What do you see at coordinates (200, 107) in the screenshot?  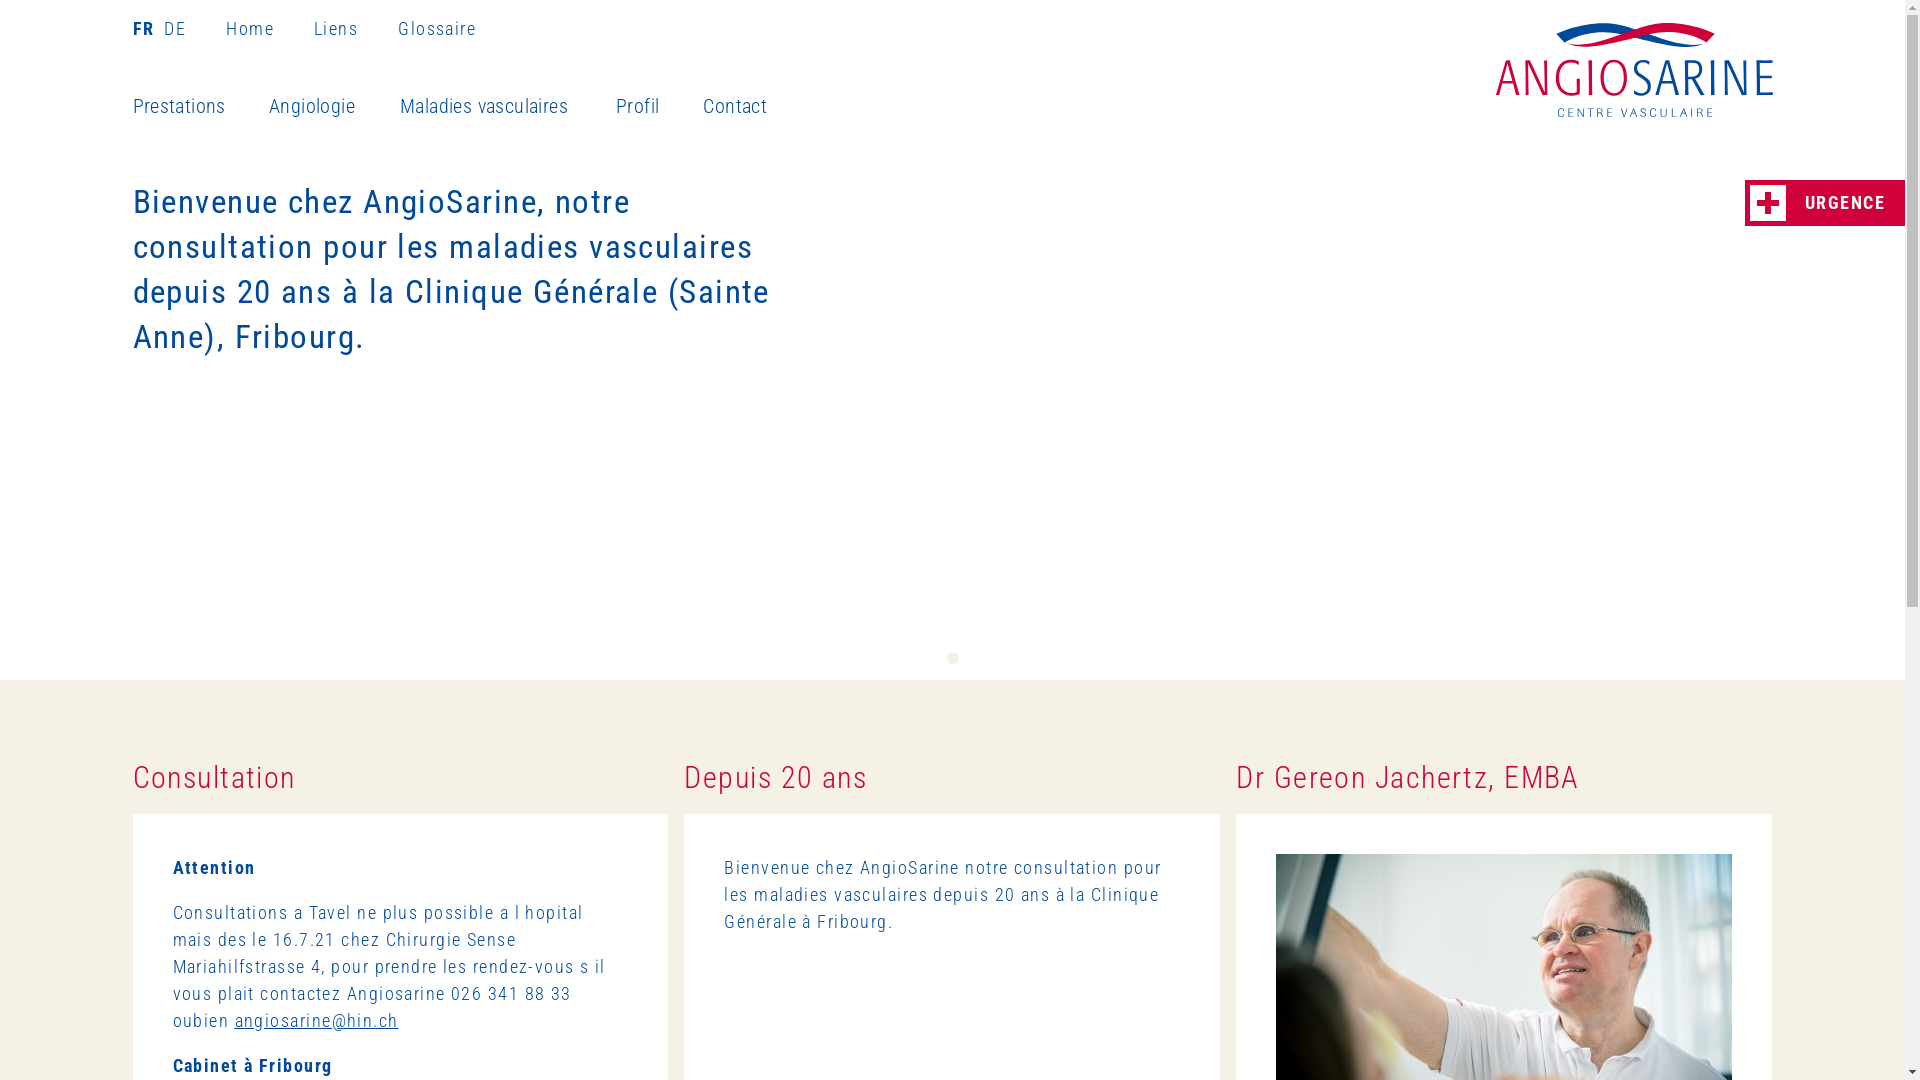 I see `'Prestations'` at bounding box center [200, 107].